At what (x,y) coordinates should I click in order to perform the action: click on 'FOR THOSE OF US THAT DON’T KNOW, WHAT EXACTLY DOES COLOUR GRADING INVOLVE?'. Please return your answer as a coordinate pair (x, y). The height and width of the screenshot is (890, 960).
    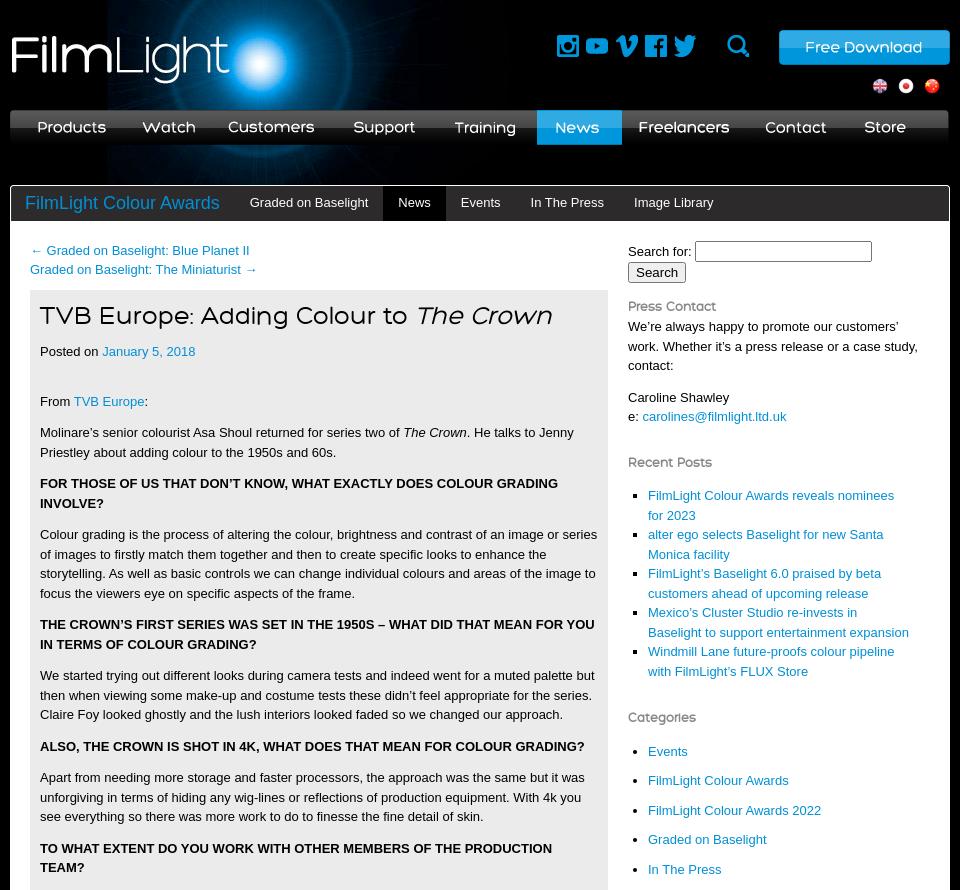
    Looking at the image, I should click on (39, 492).